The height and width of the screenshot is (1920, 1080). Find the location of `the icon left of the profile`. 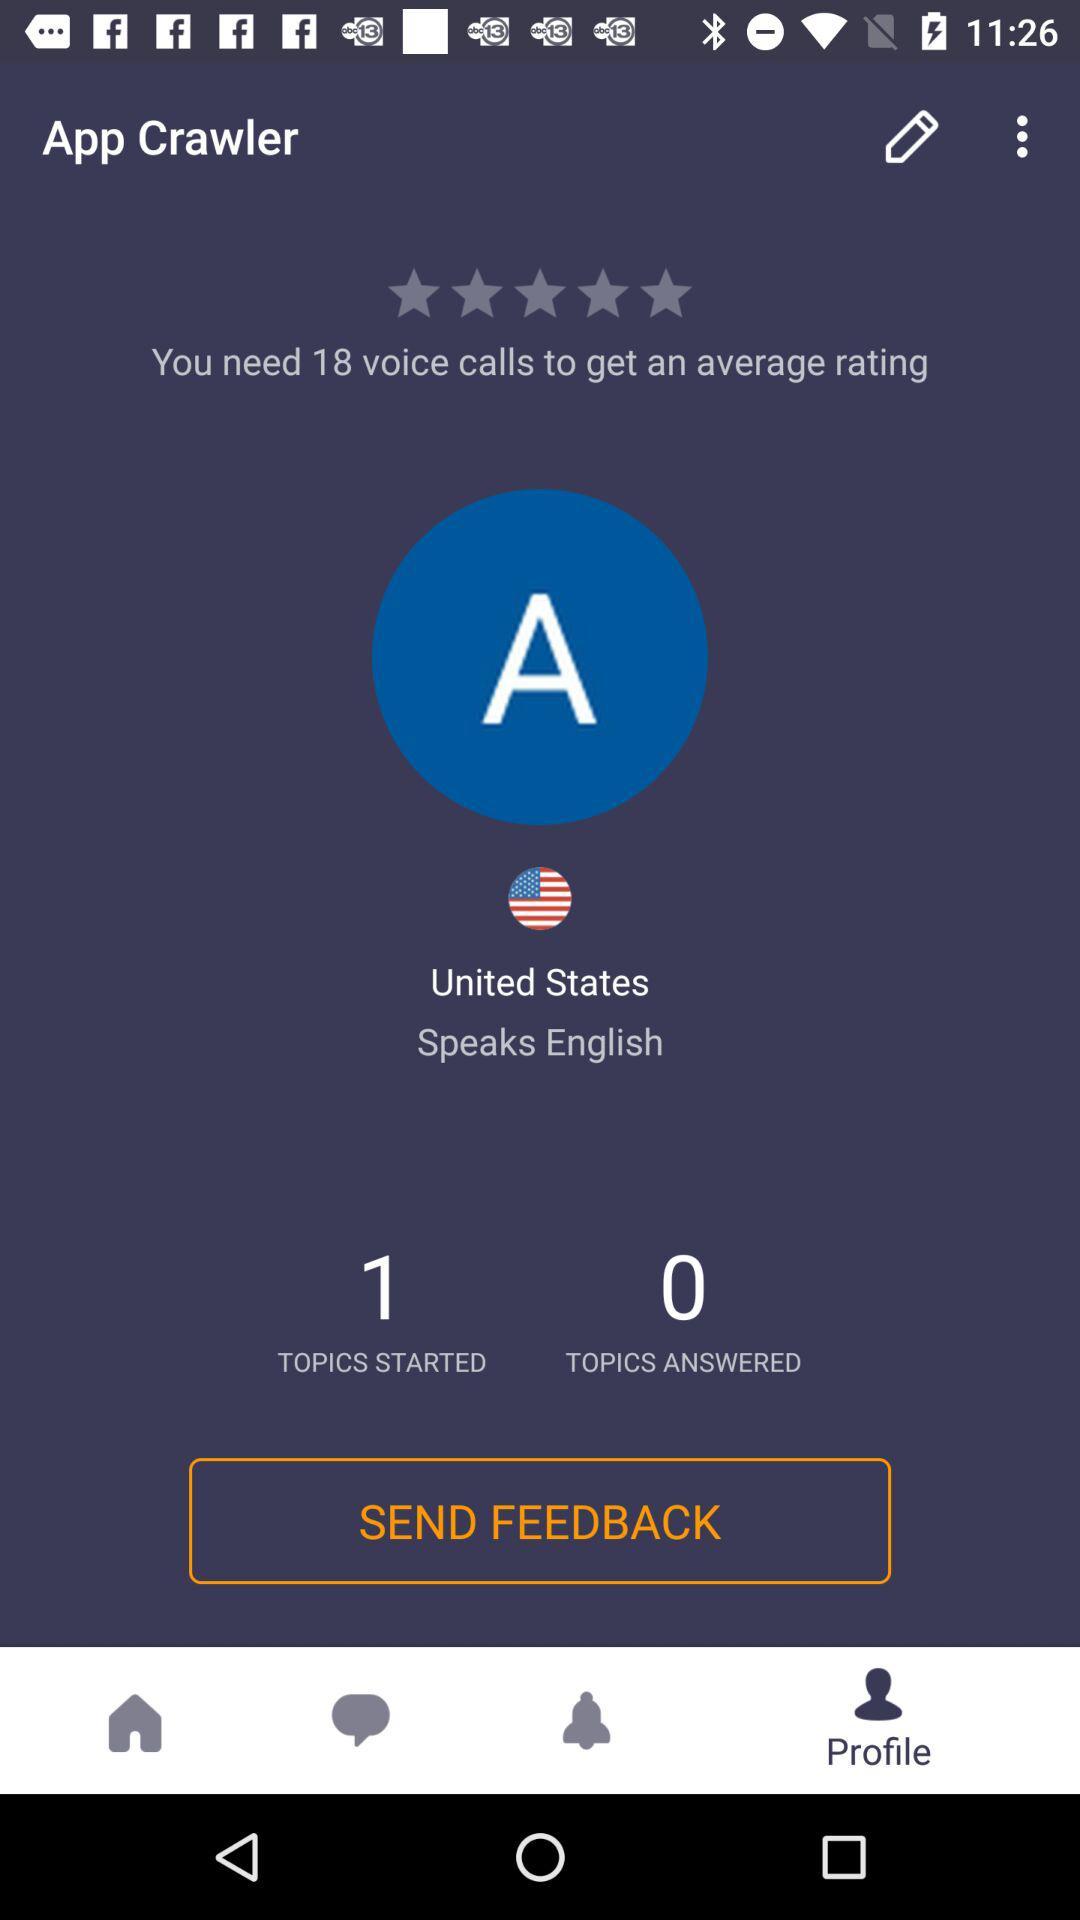

the icon left of the profile is located at coordinates (585, 1719).